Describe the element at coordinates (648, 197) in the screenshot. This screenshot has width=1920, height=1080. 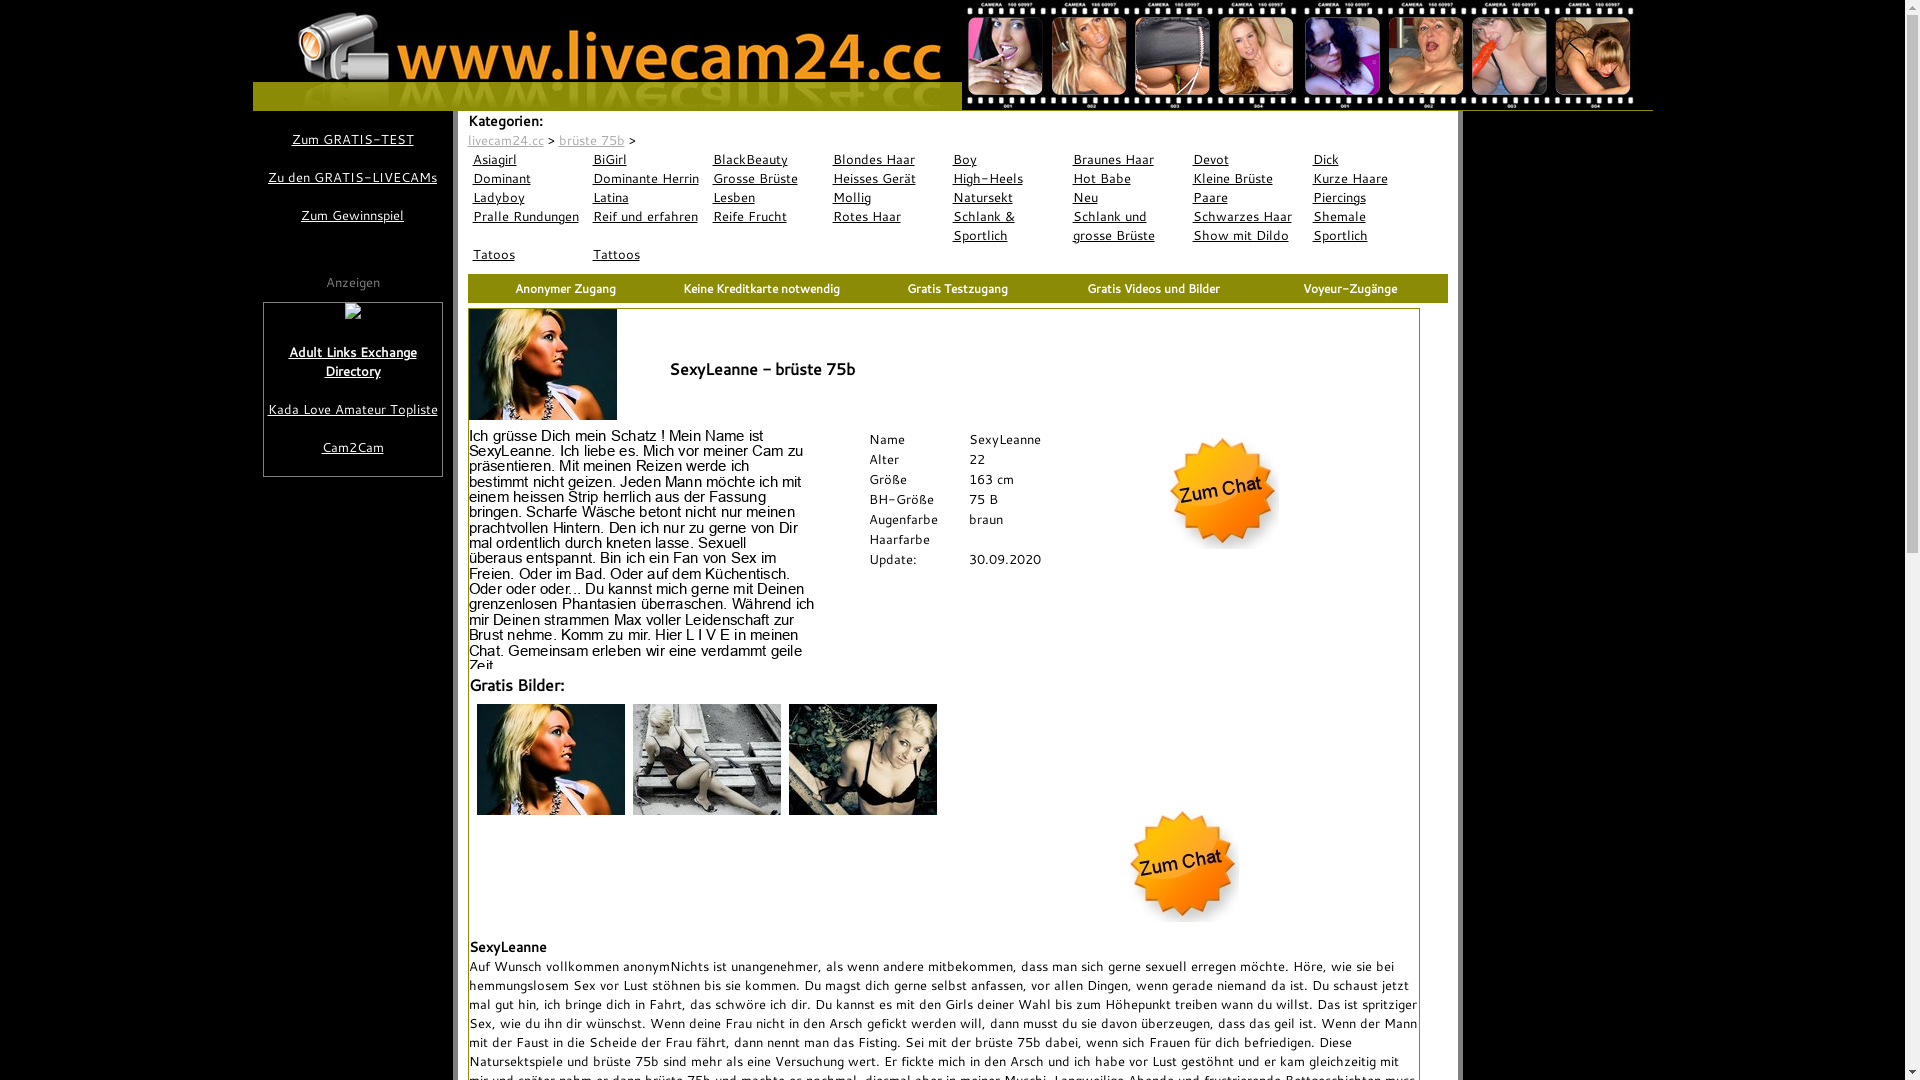
I see `'Latina'` at that location.